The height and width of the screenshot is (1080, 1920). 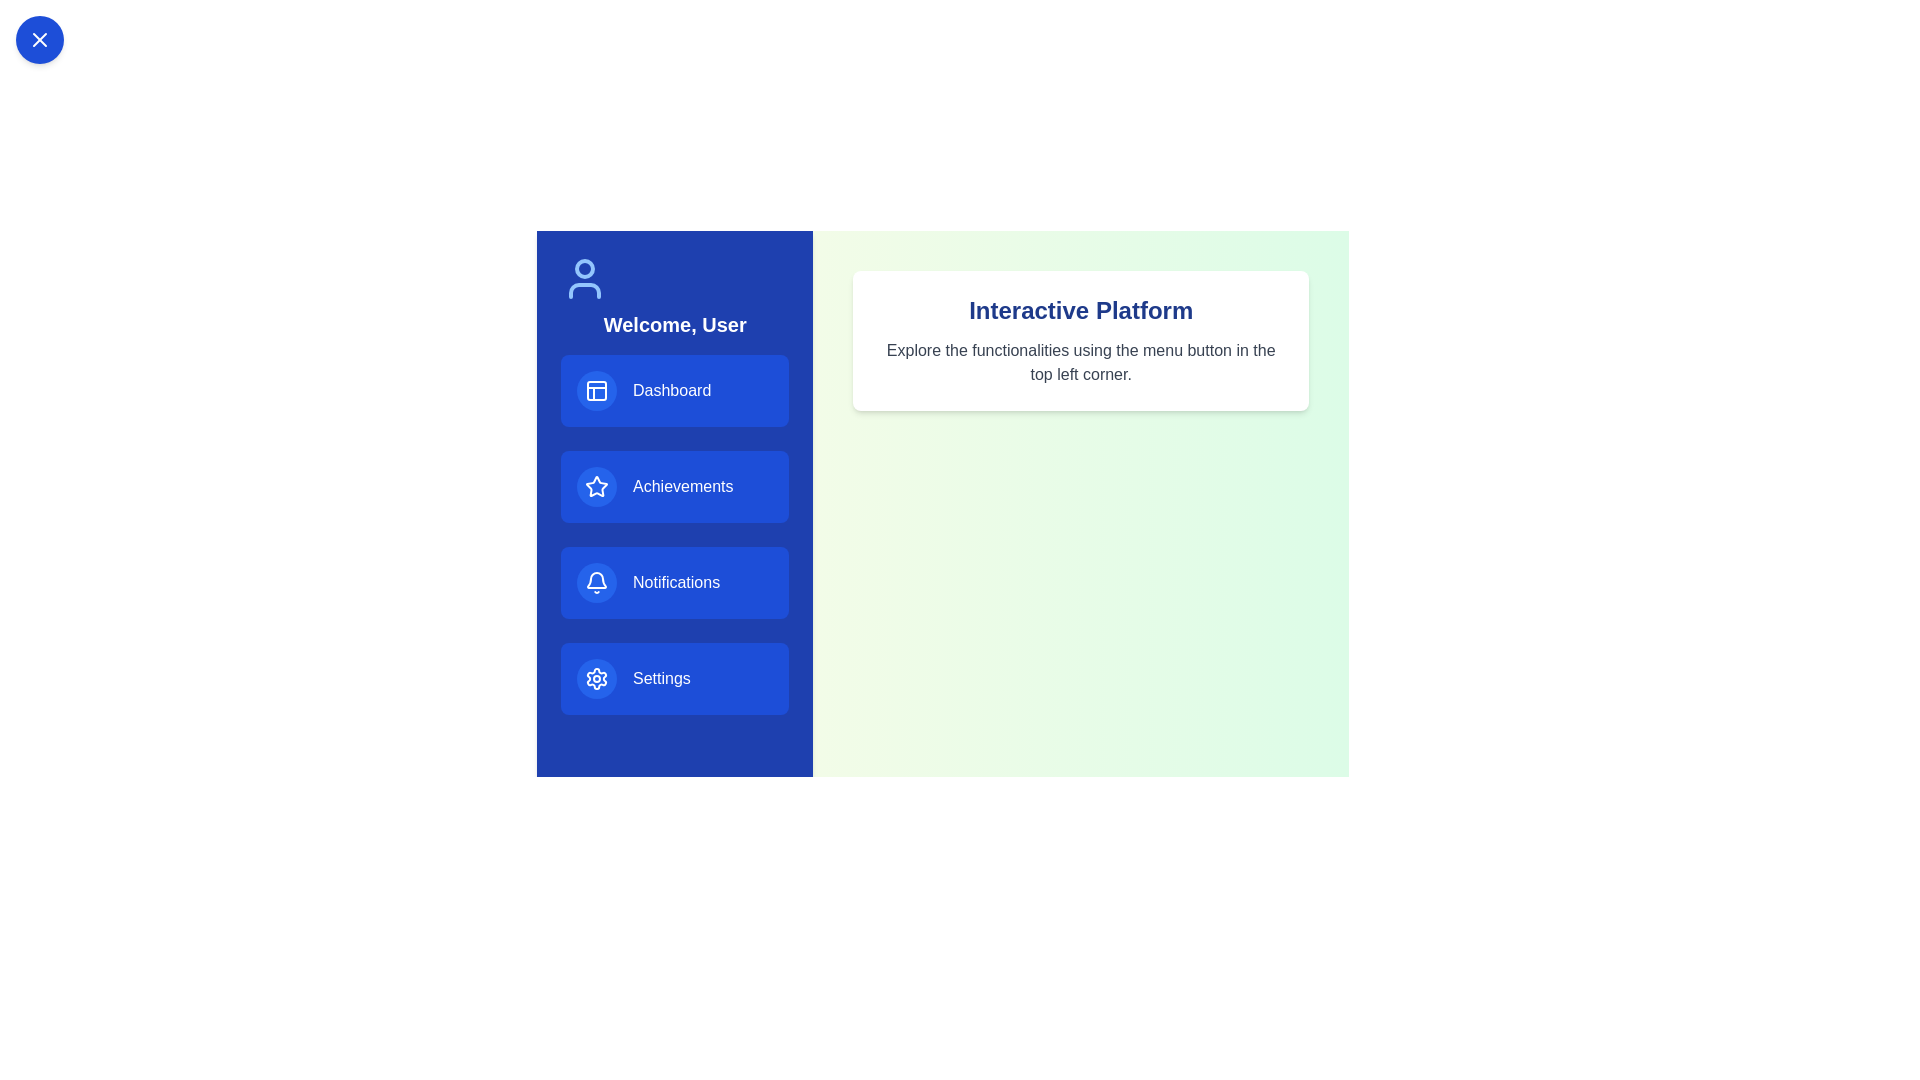 What do you see at coordinates (675, 390) in the screenshot?
I see `the menu item labeled Dashboard from the sidebar` at bounding box center [675, 390].